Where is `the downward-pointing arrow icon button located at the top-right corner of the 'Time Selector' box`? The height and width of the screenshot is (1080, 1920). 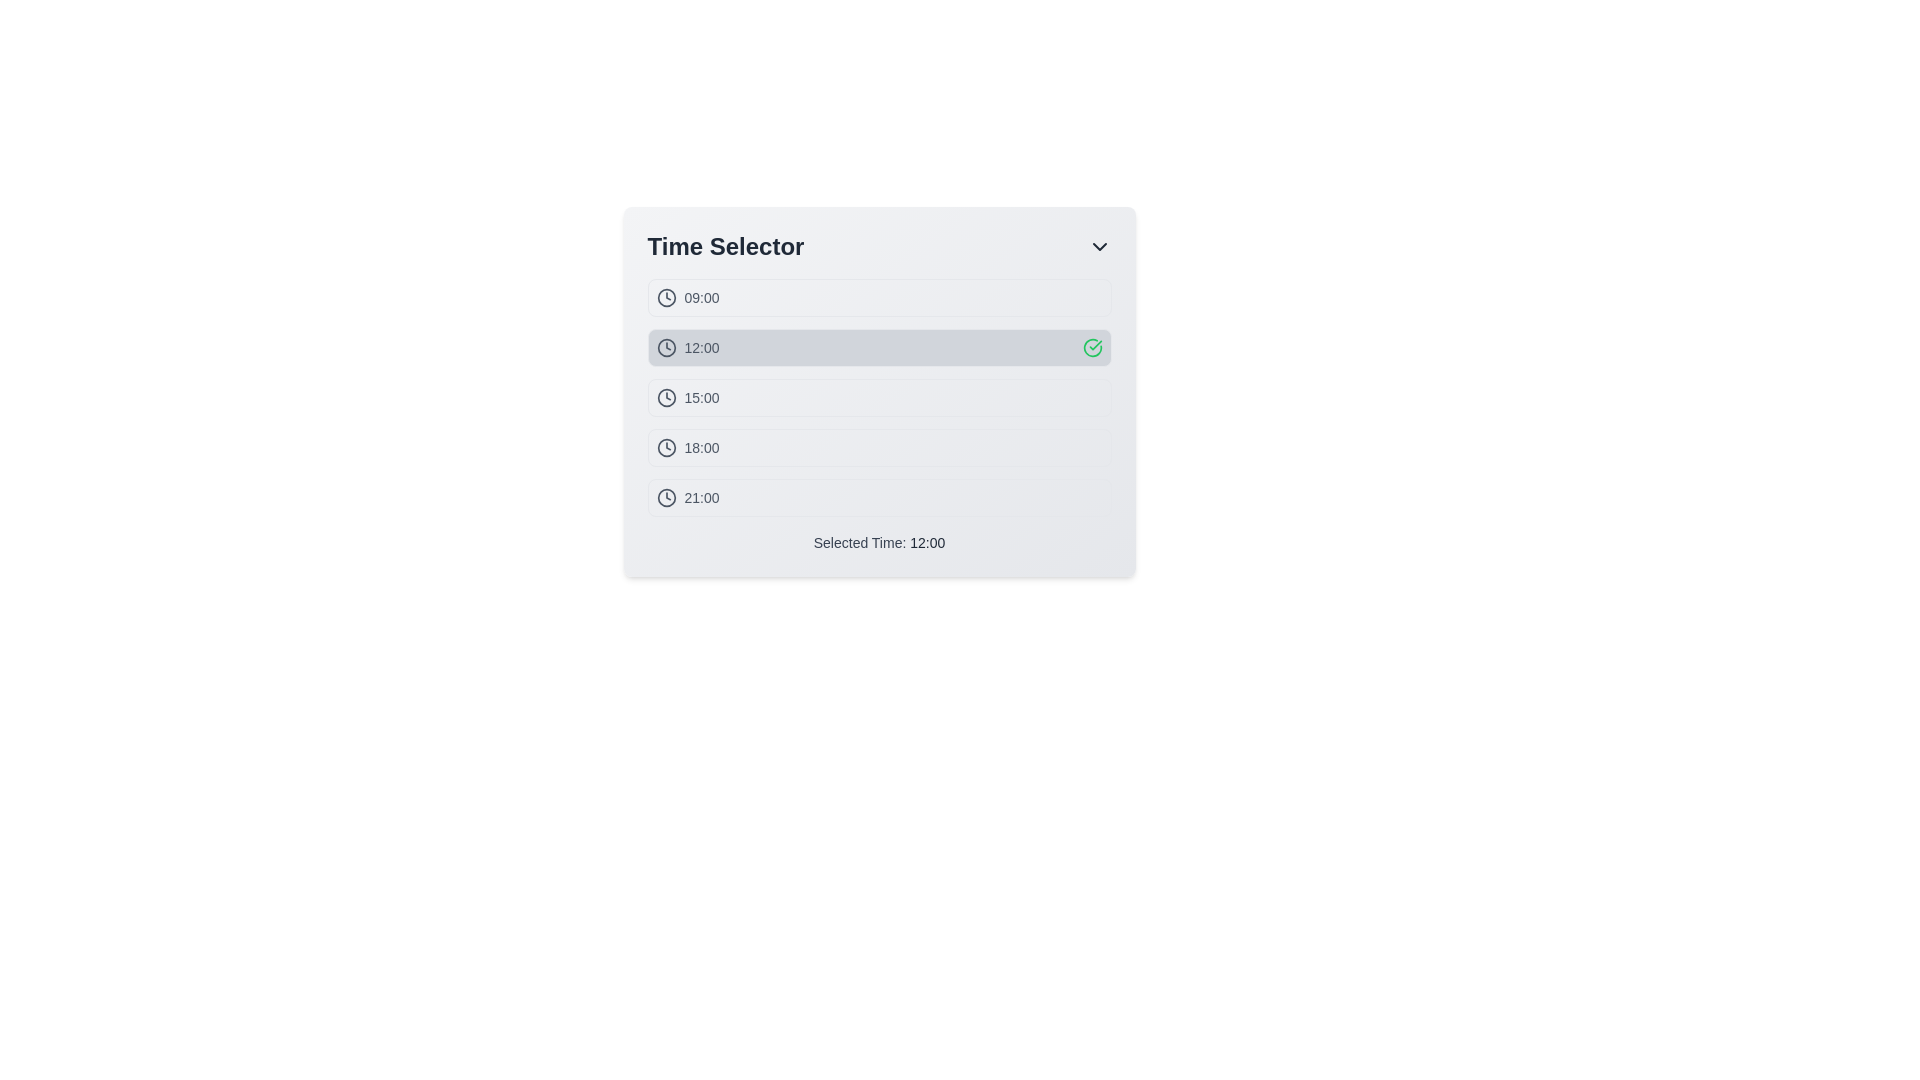 the downward-pointing arrow icon button located at the top-right corner of the 'Time Selector' box is located at coordinates (1098, 245).